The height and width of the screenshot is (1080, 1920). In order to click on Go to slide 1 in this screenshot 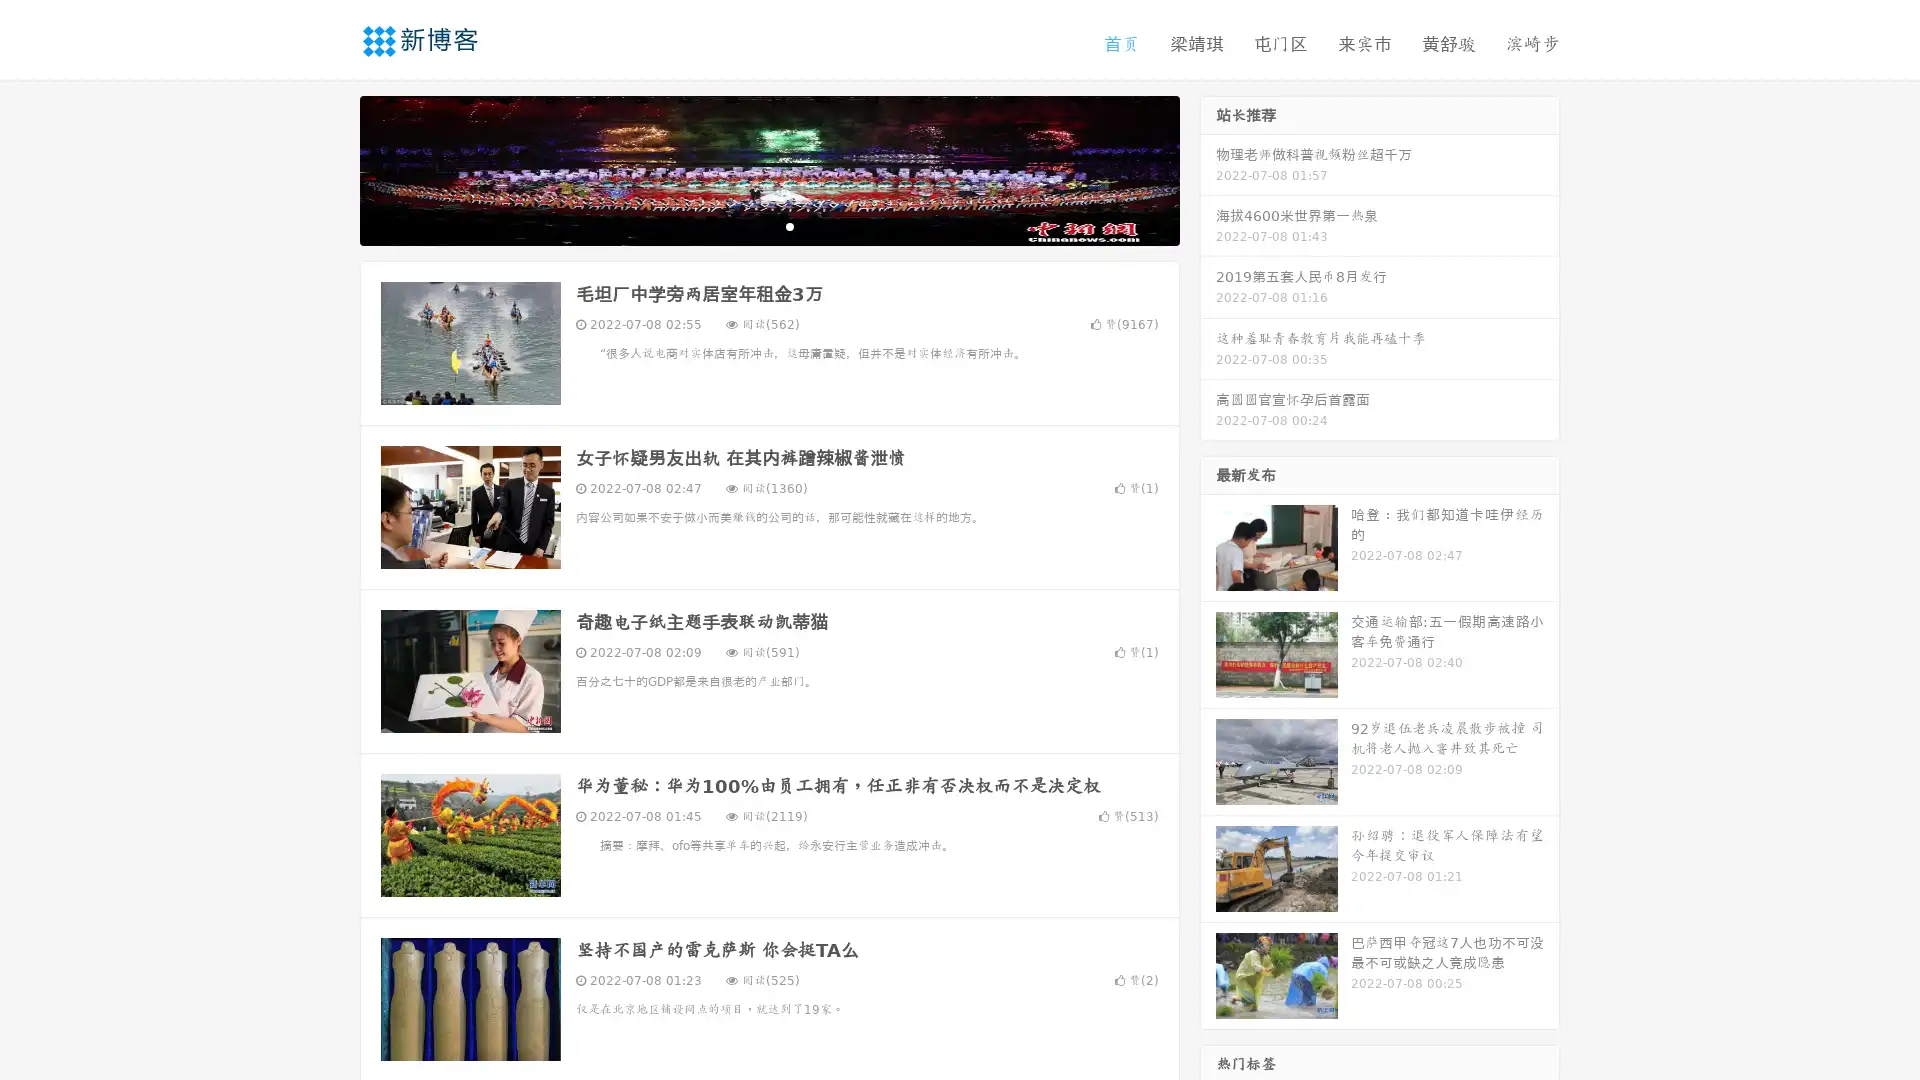, I will do `click(748, 225)`.